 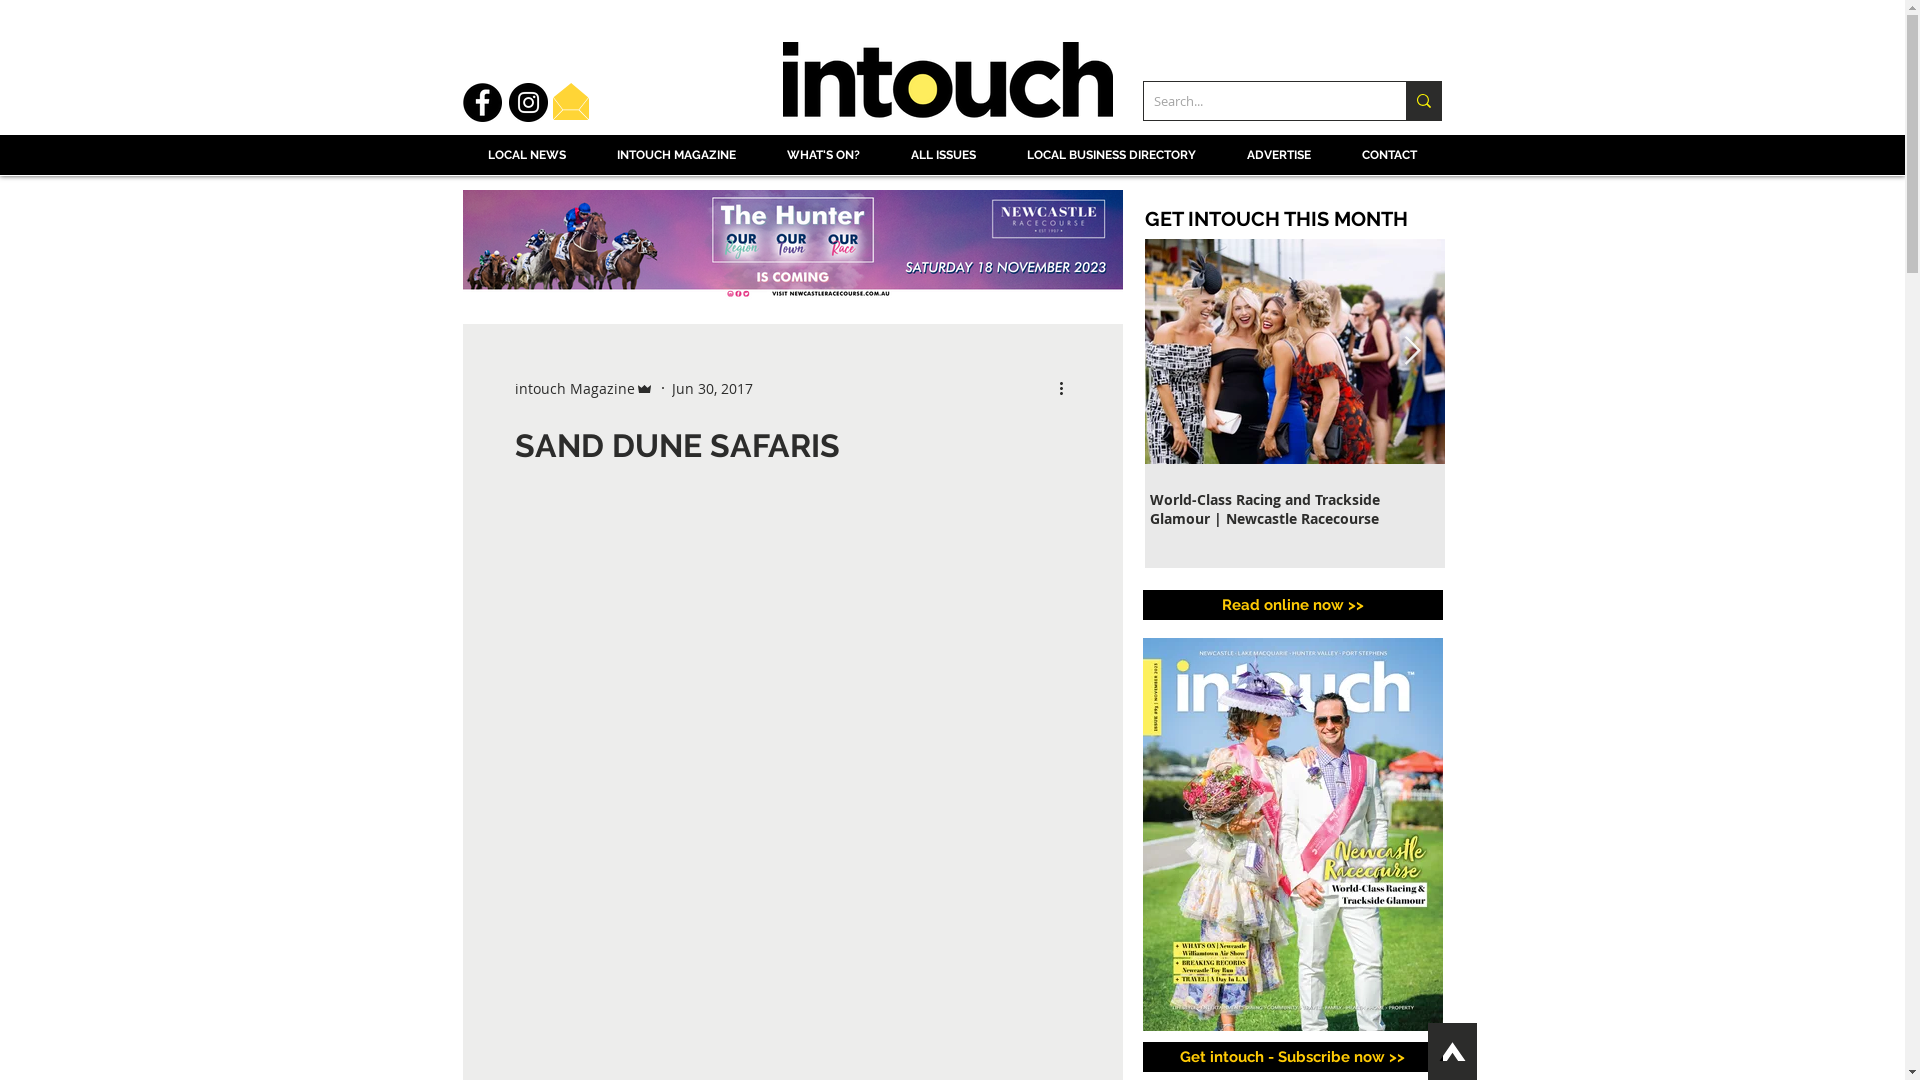 What do you see at coordinates (998, 615) in the screenshot?
I see `'Local Community Page'` at bounding box center [998, 615].